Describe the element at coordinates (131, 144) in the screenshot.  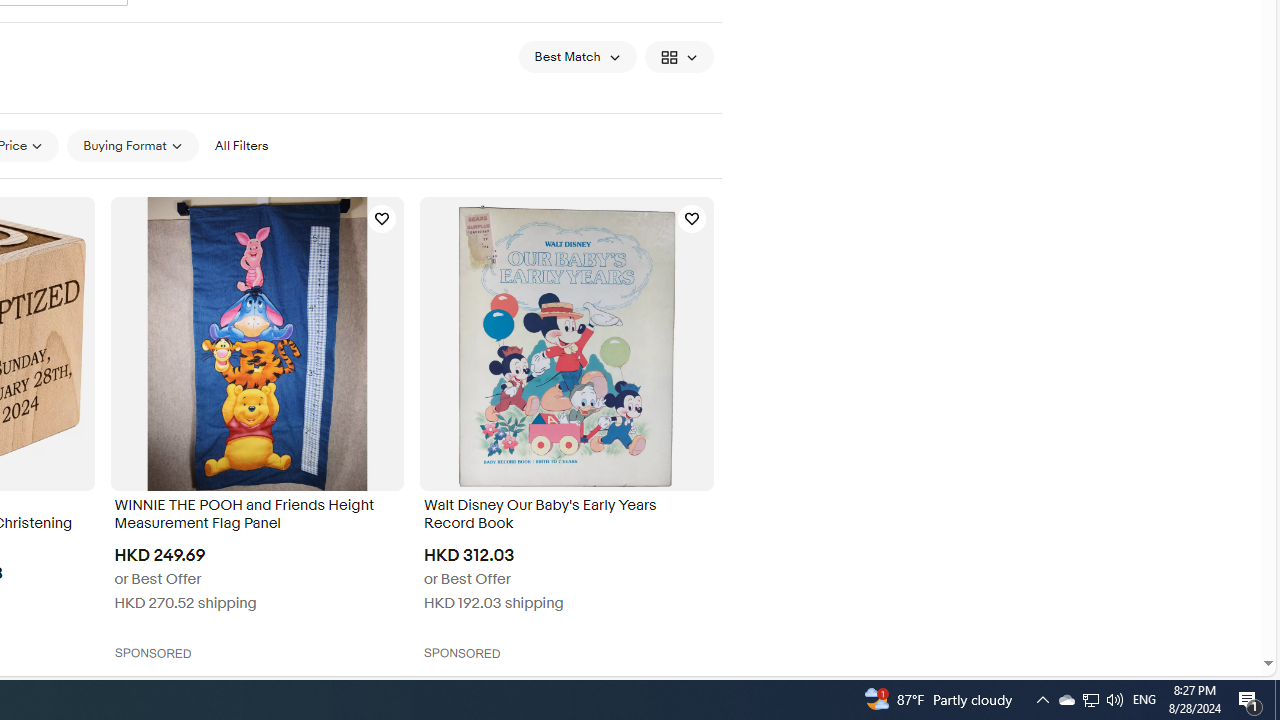
I see `'Buying Format'` at that location.